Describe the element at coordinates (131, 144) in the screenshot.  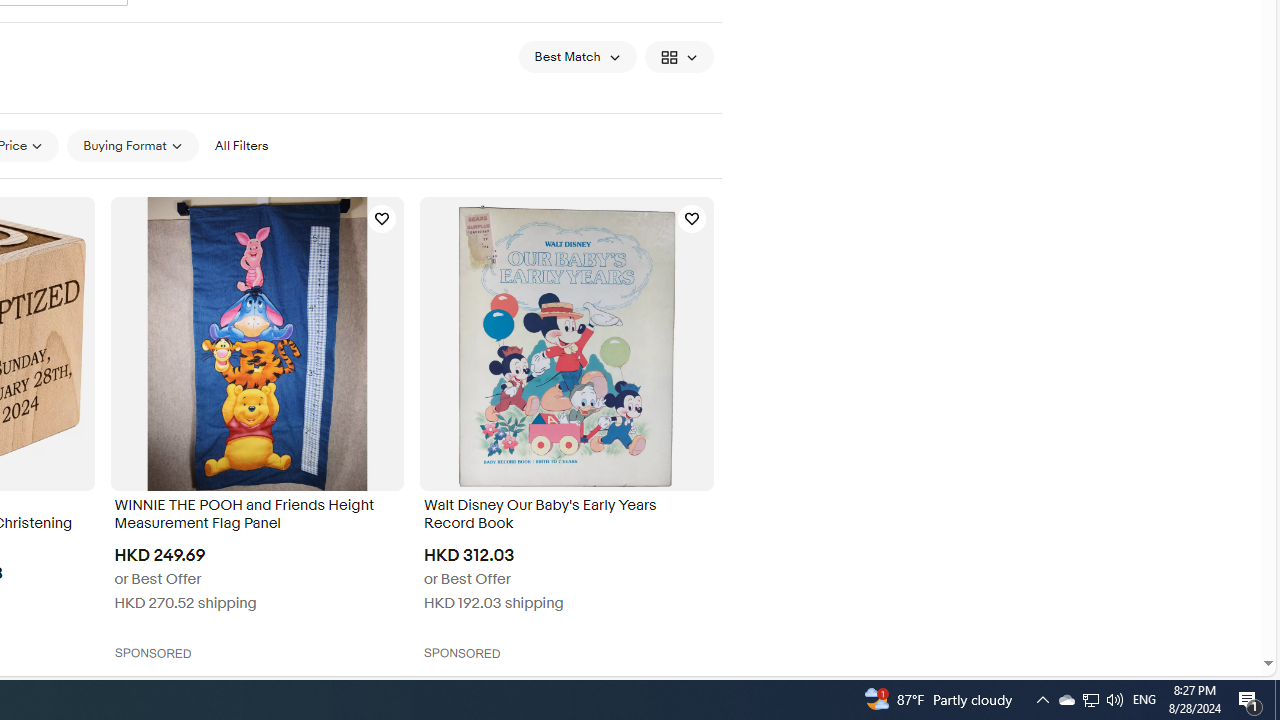
I see `'Buying Format'` at that location.